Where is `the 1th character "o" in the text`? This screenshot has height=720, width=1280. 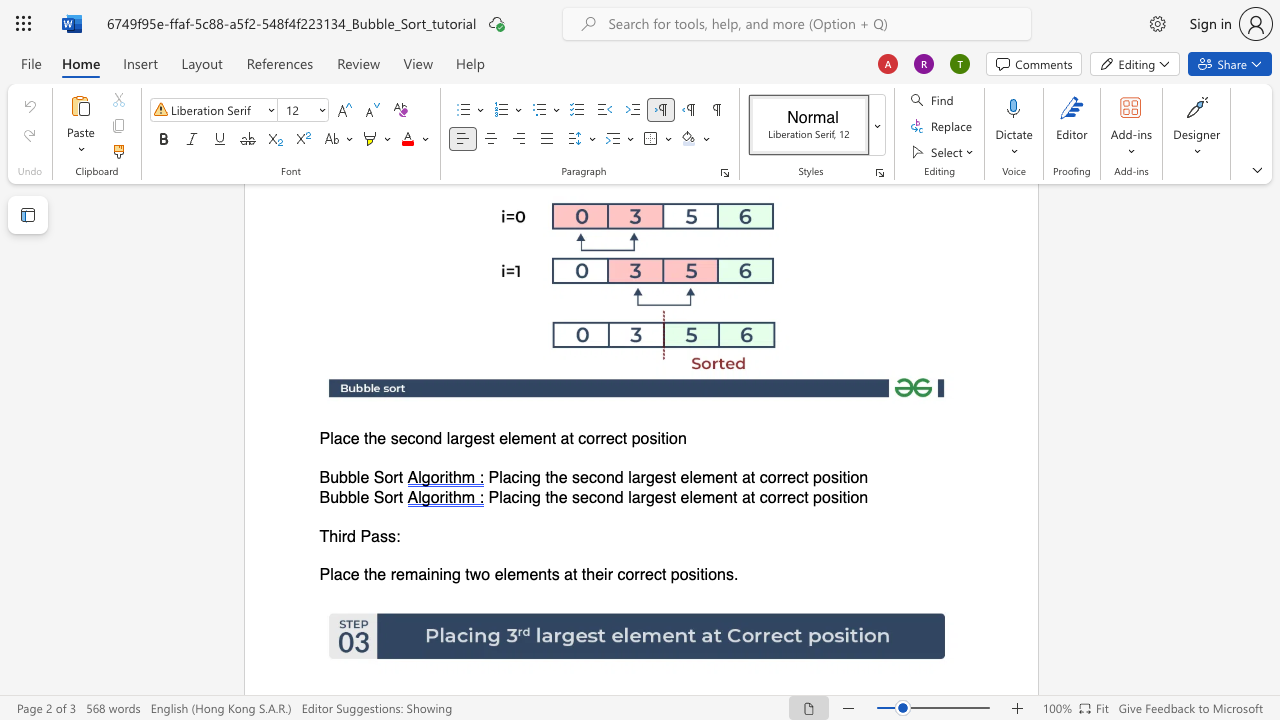
the 1th character "o" in the text is located at coordinates (388, 496).